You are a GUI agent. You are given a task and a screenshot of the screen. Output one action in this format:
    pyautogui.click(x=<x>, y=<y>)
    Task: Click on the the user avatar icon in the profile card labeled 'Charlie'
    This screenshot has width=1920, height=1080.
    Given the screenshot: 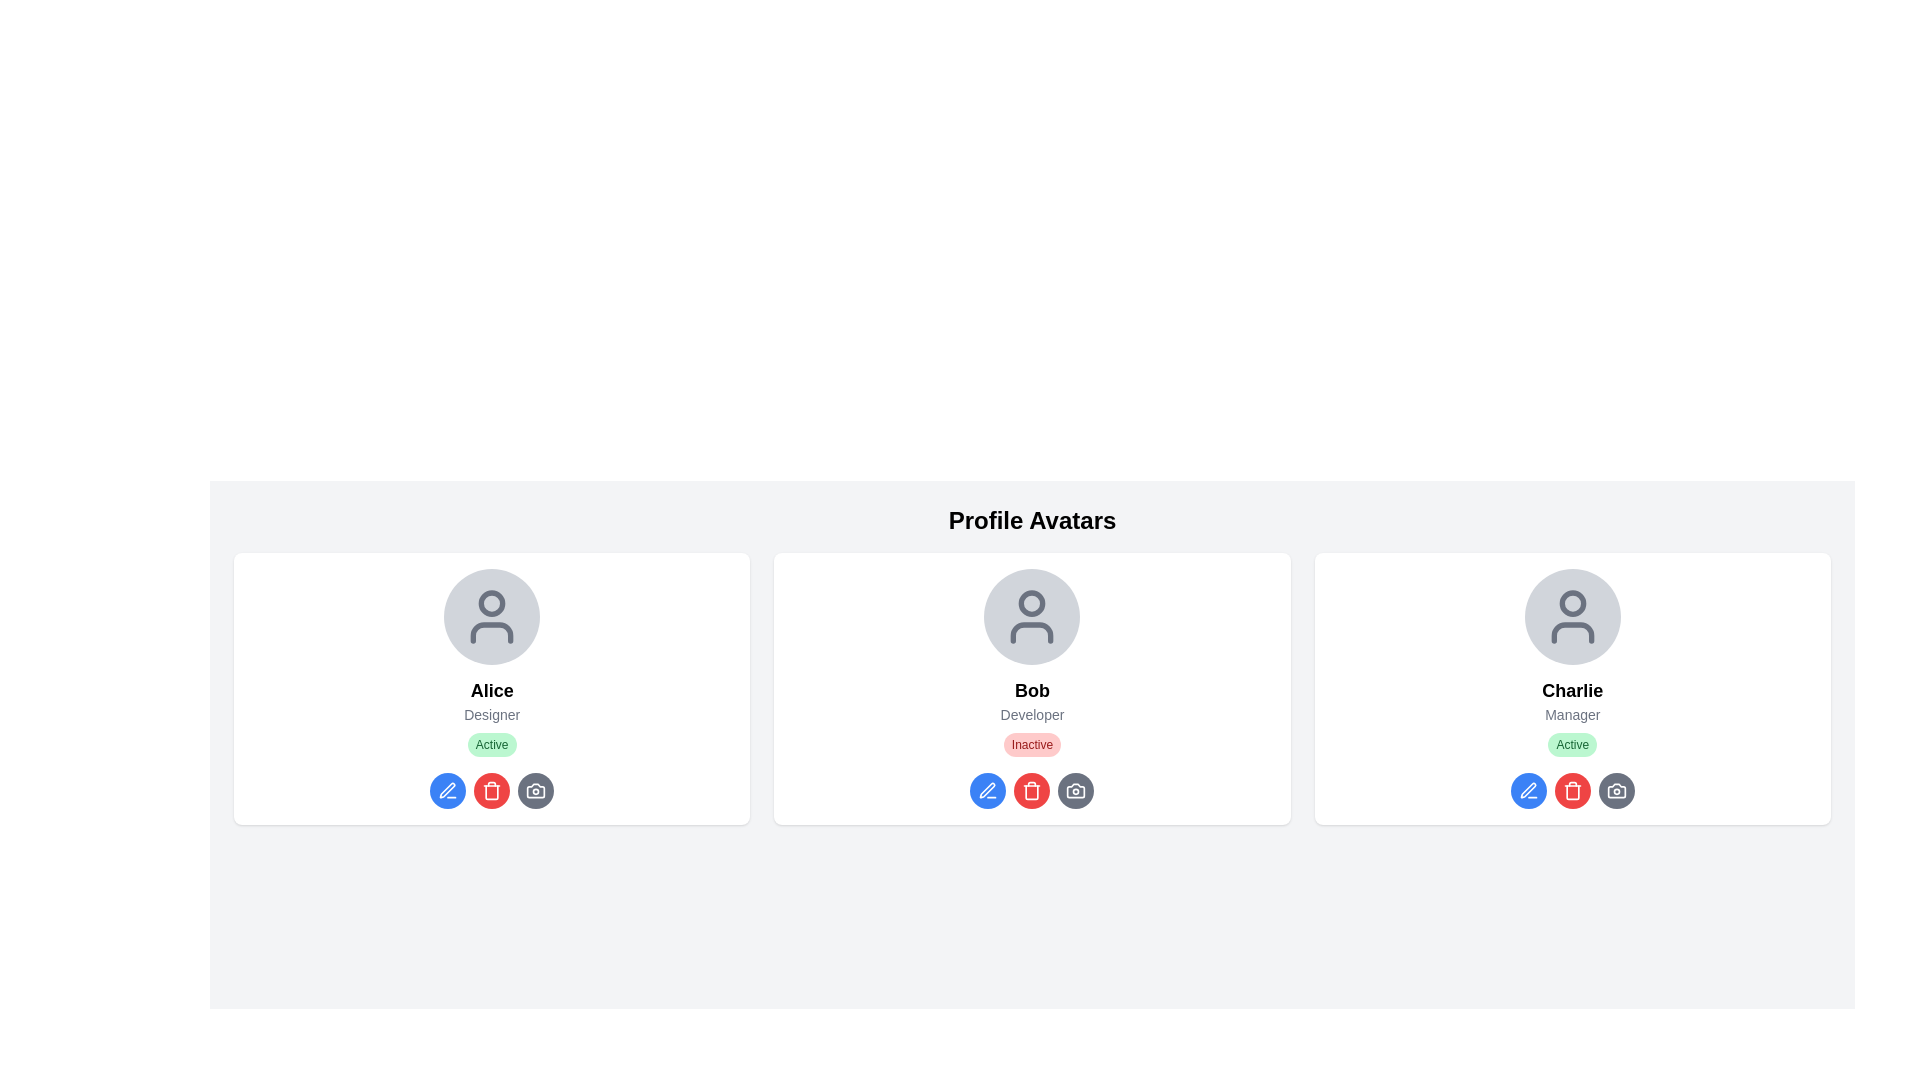 What is the action you would take?
    pyautogui.click(x=1571, y=616)
    